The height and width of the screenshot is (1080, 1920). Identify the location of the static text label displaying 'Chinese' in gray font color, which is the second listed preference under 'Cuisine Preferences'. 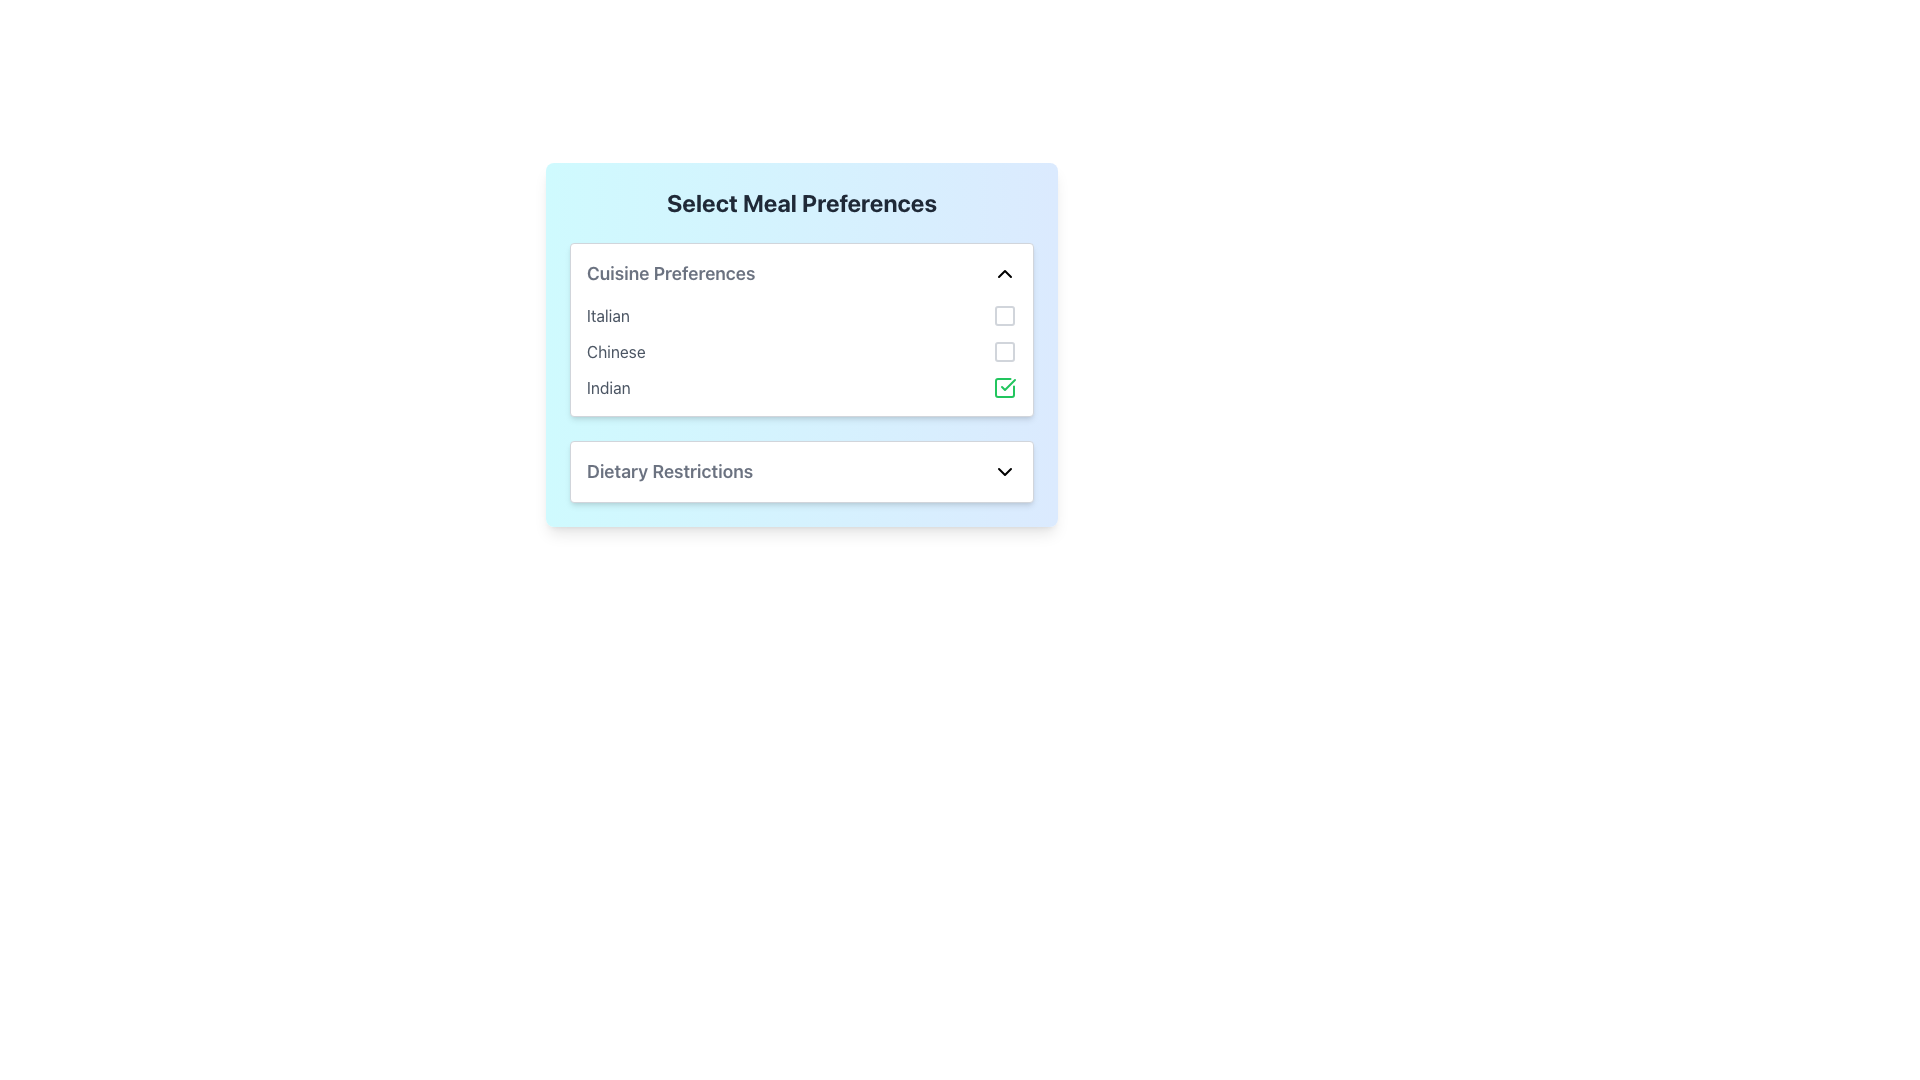
(615, 350).